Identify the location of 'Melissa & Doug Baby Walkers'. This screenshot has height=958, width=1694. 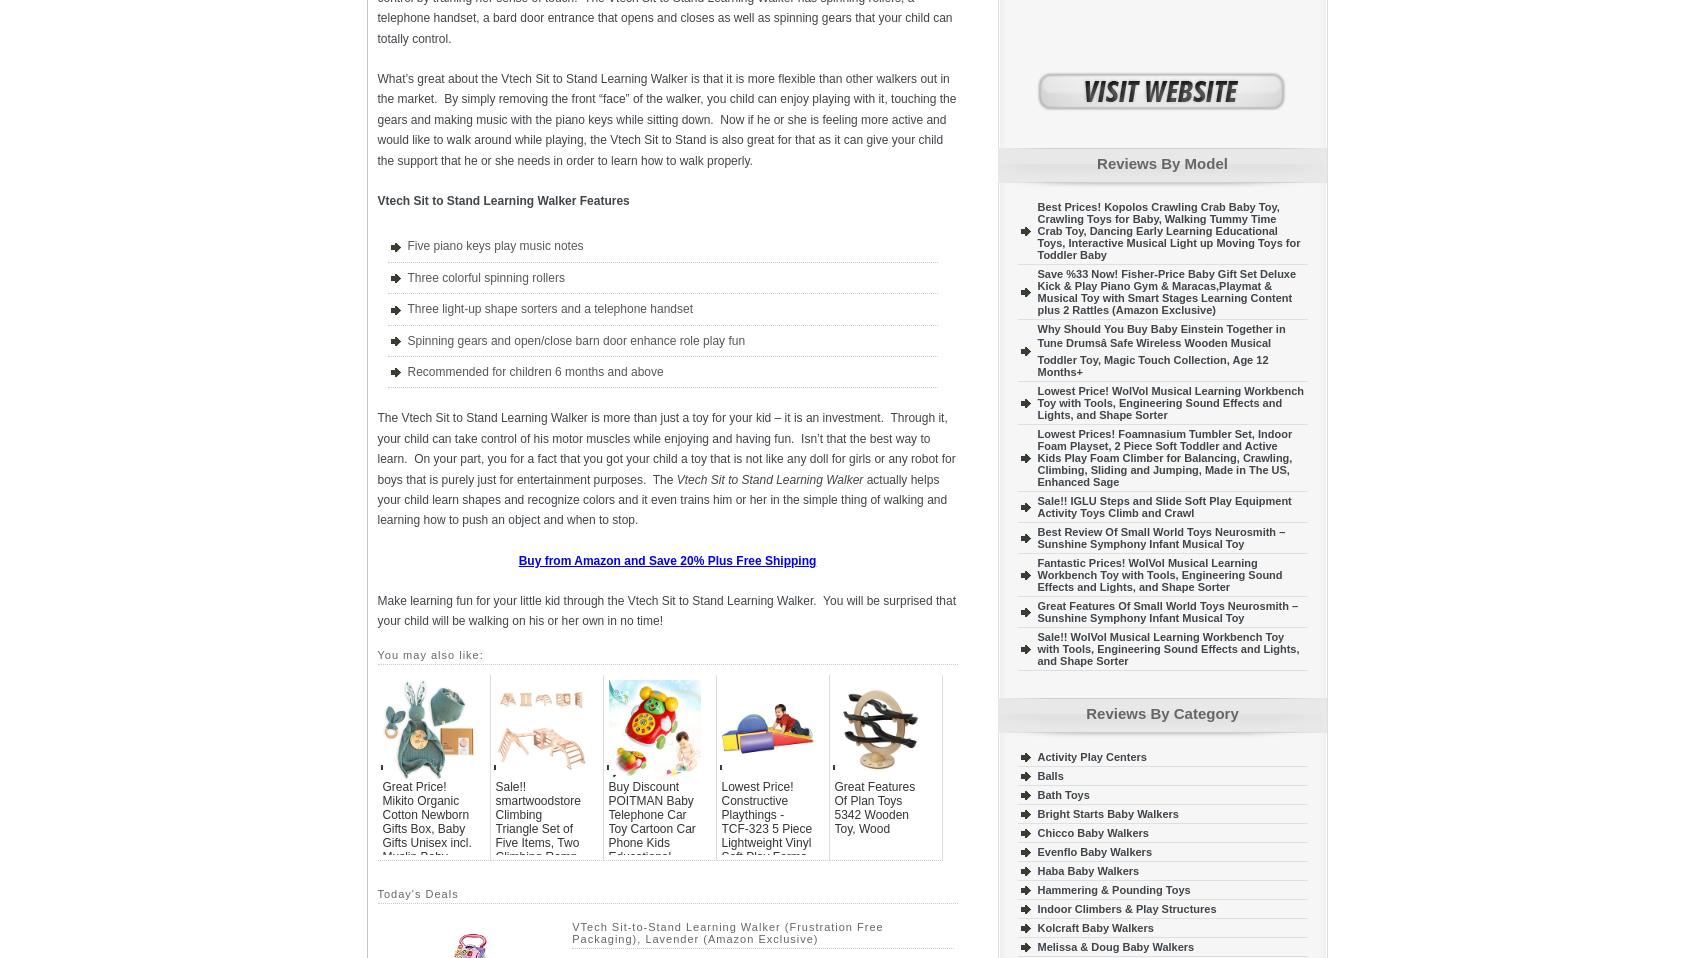
(1114, 946).